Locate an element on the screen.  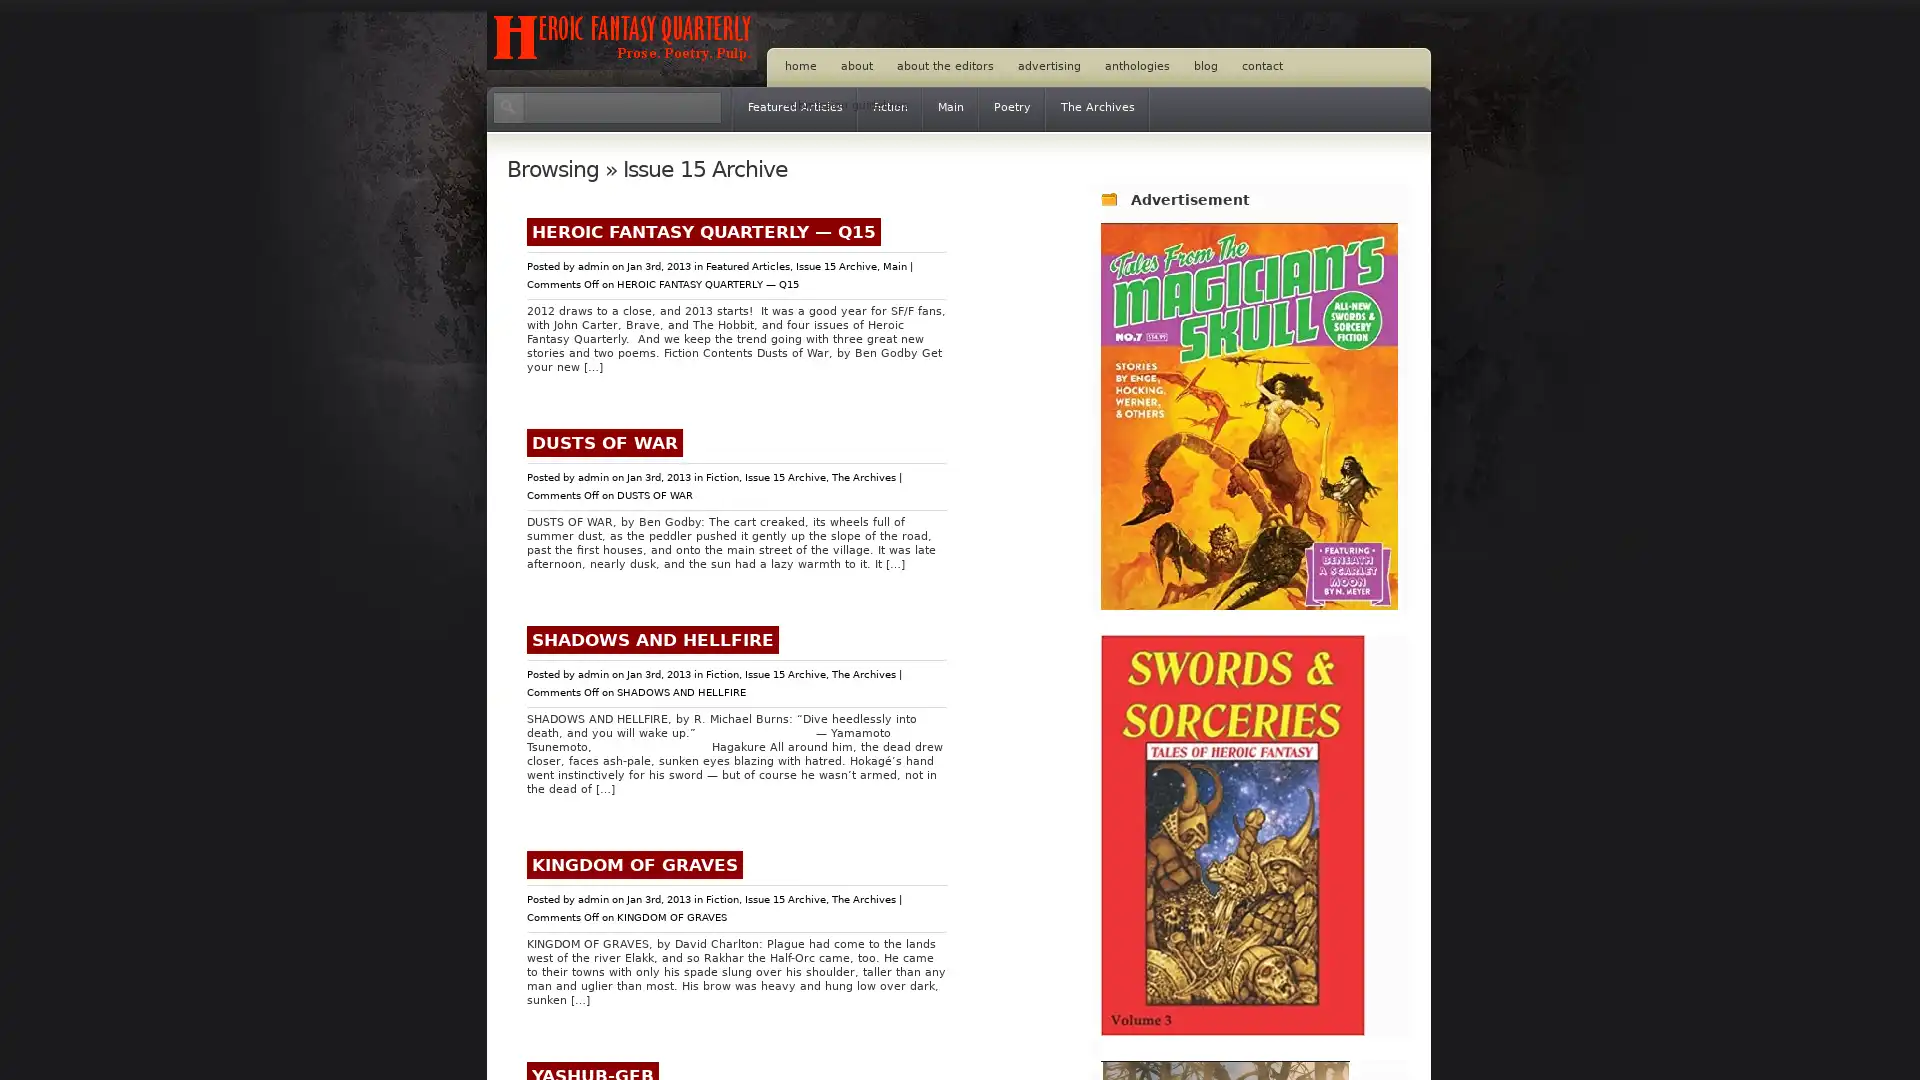
Search is located at coordinates (508, 108).